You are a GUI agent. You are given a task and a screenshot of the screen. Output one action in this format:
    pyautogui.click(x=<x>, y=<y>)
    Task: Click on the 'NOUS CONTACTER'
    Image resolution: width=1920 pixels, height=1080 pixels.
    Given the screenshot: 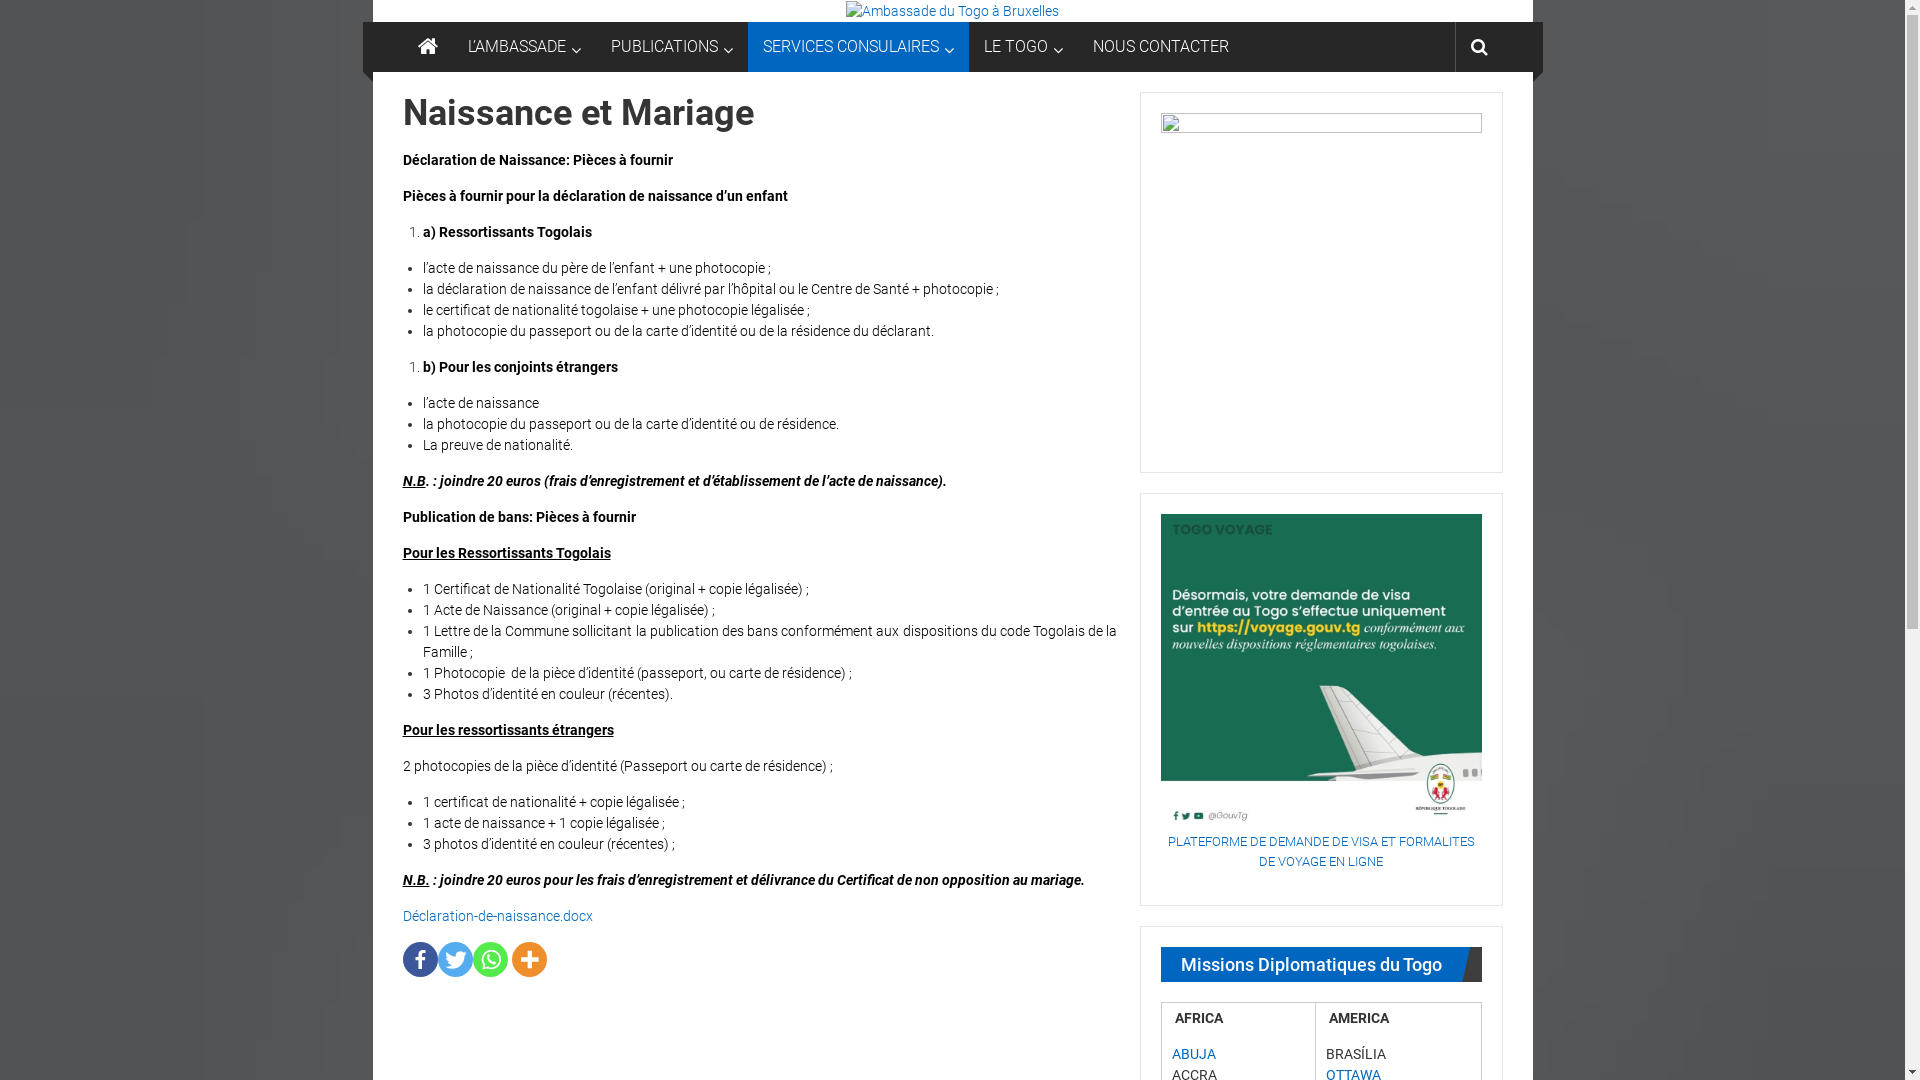 What is the action you would take?
    pyautogui.click(x=1160, y=45)
    